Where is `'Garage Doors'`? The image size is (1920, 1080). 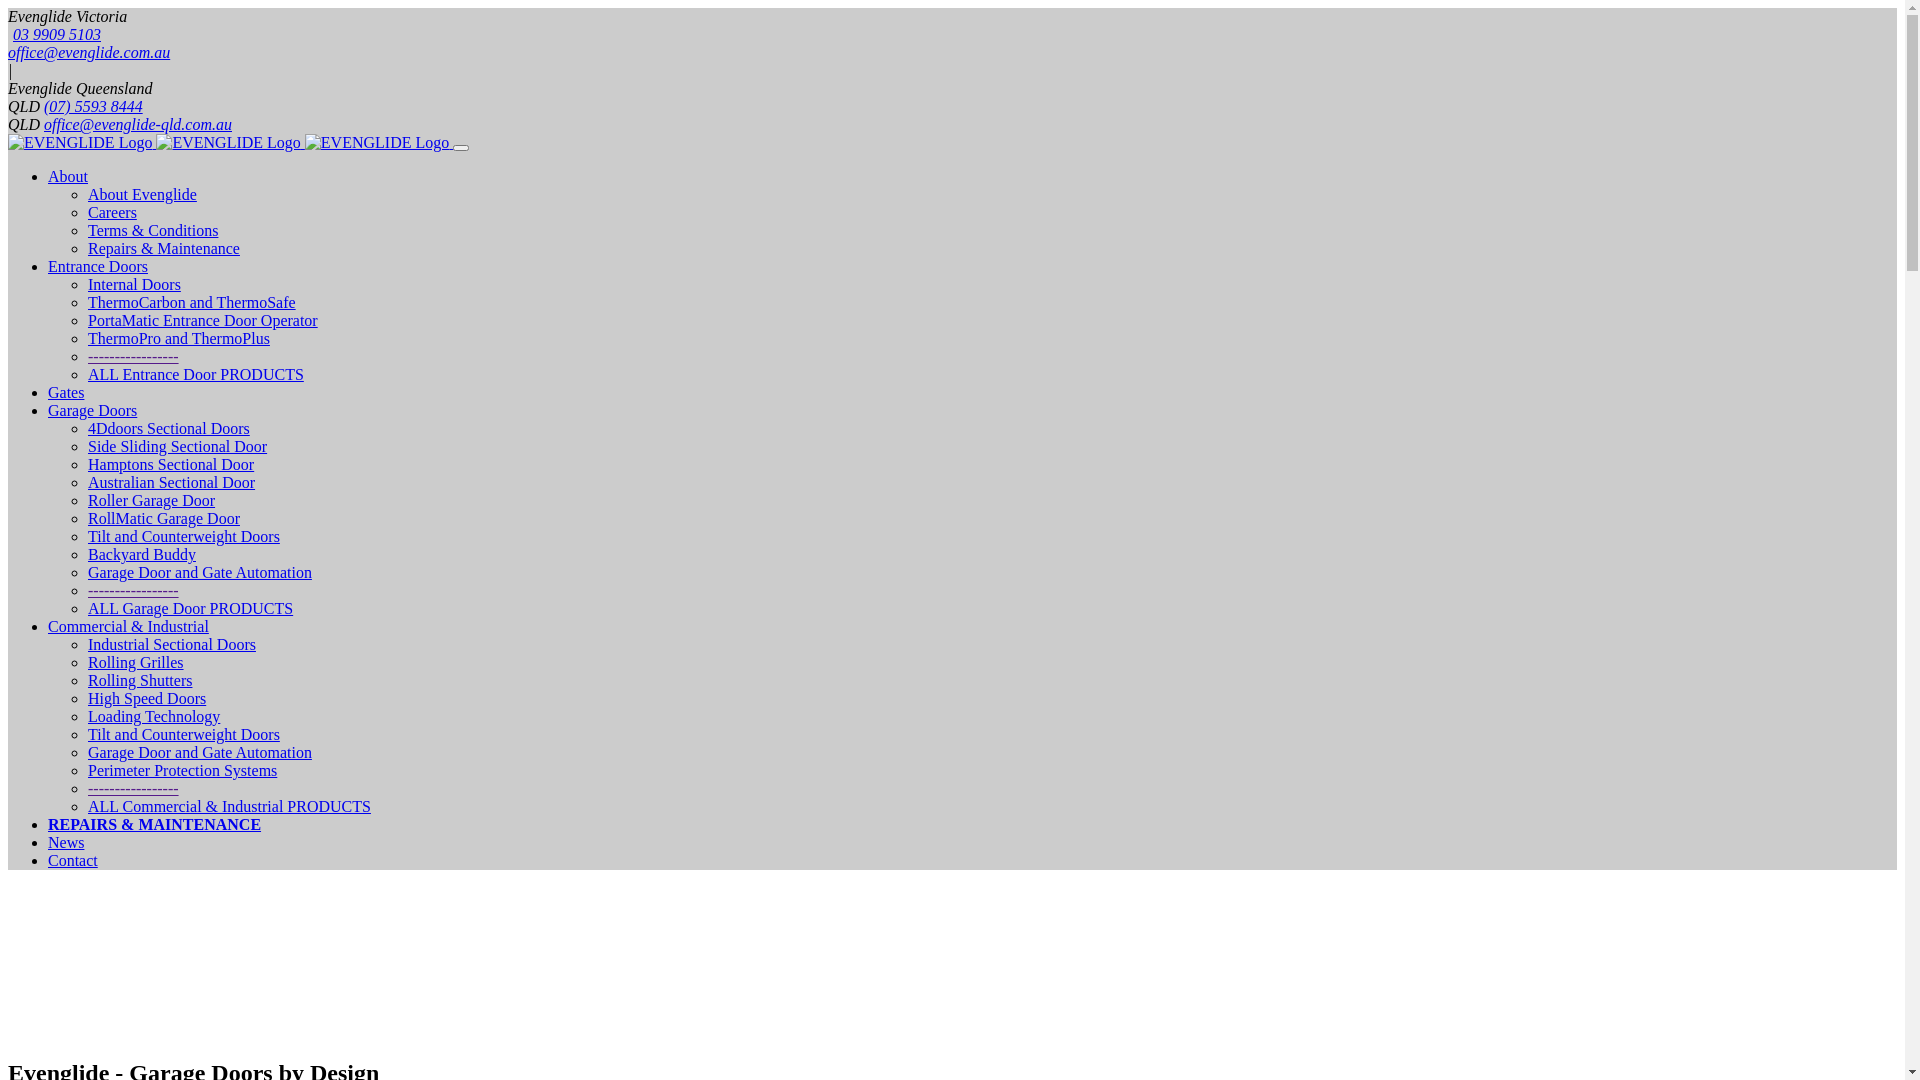 'Garage Doors' is located at coordinates (91, 409).